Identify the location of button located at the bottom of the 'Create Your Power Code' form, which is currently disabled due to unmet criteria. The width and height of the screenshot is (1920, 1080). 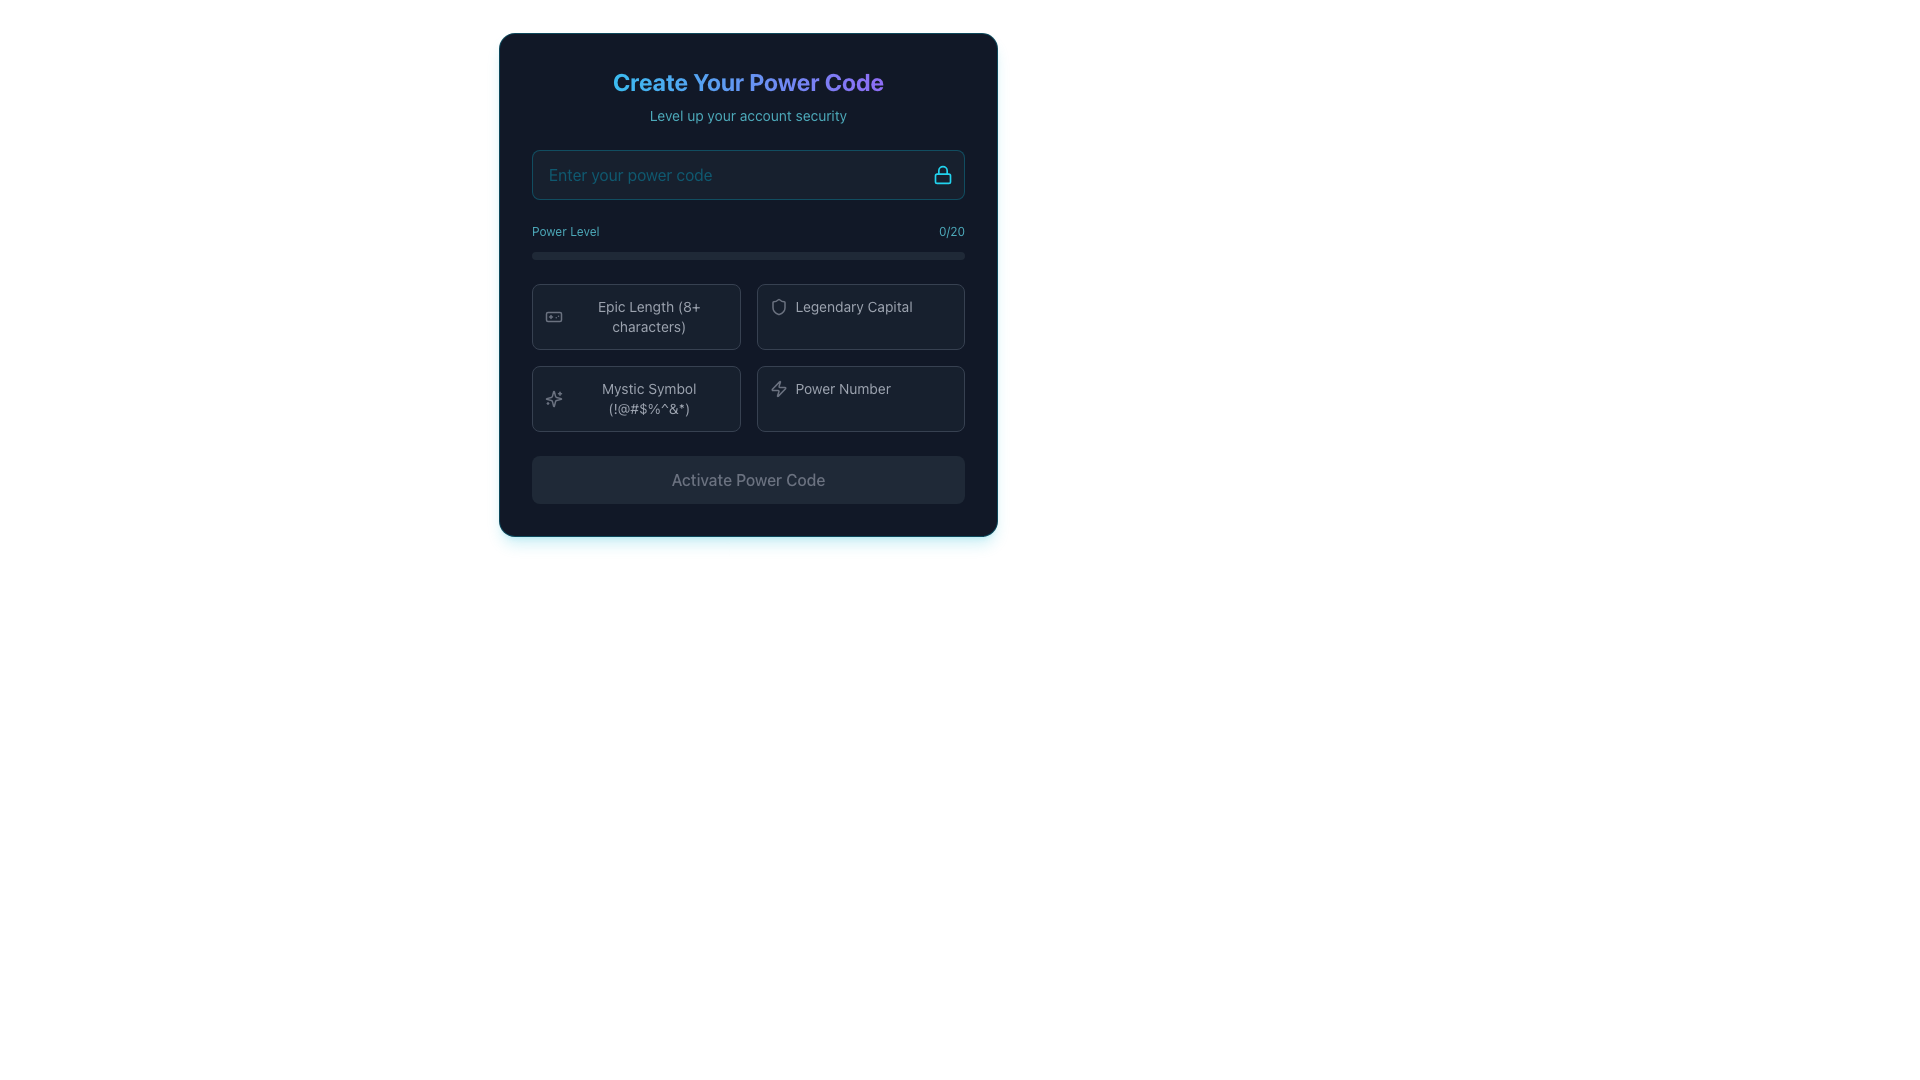
(747, 479).